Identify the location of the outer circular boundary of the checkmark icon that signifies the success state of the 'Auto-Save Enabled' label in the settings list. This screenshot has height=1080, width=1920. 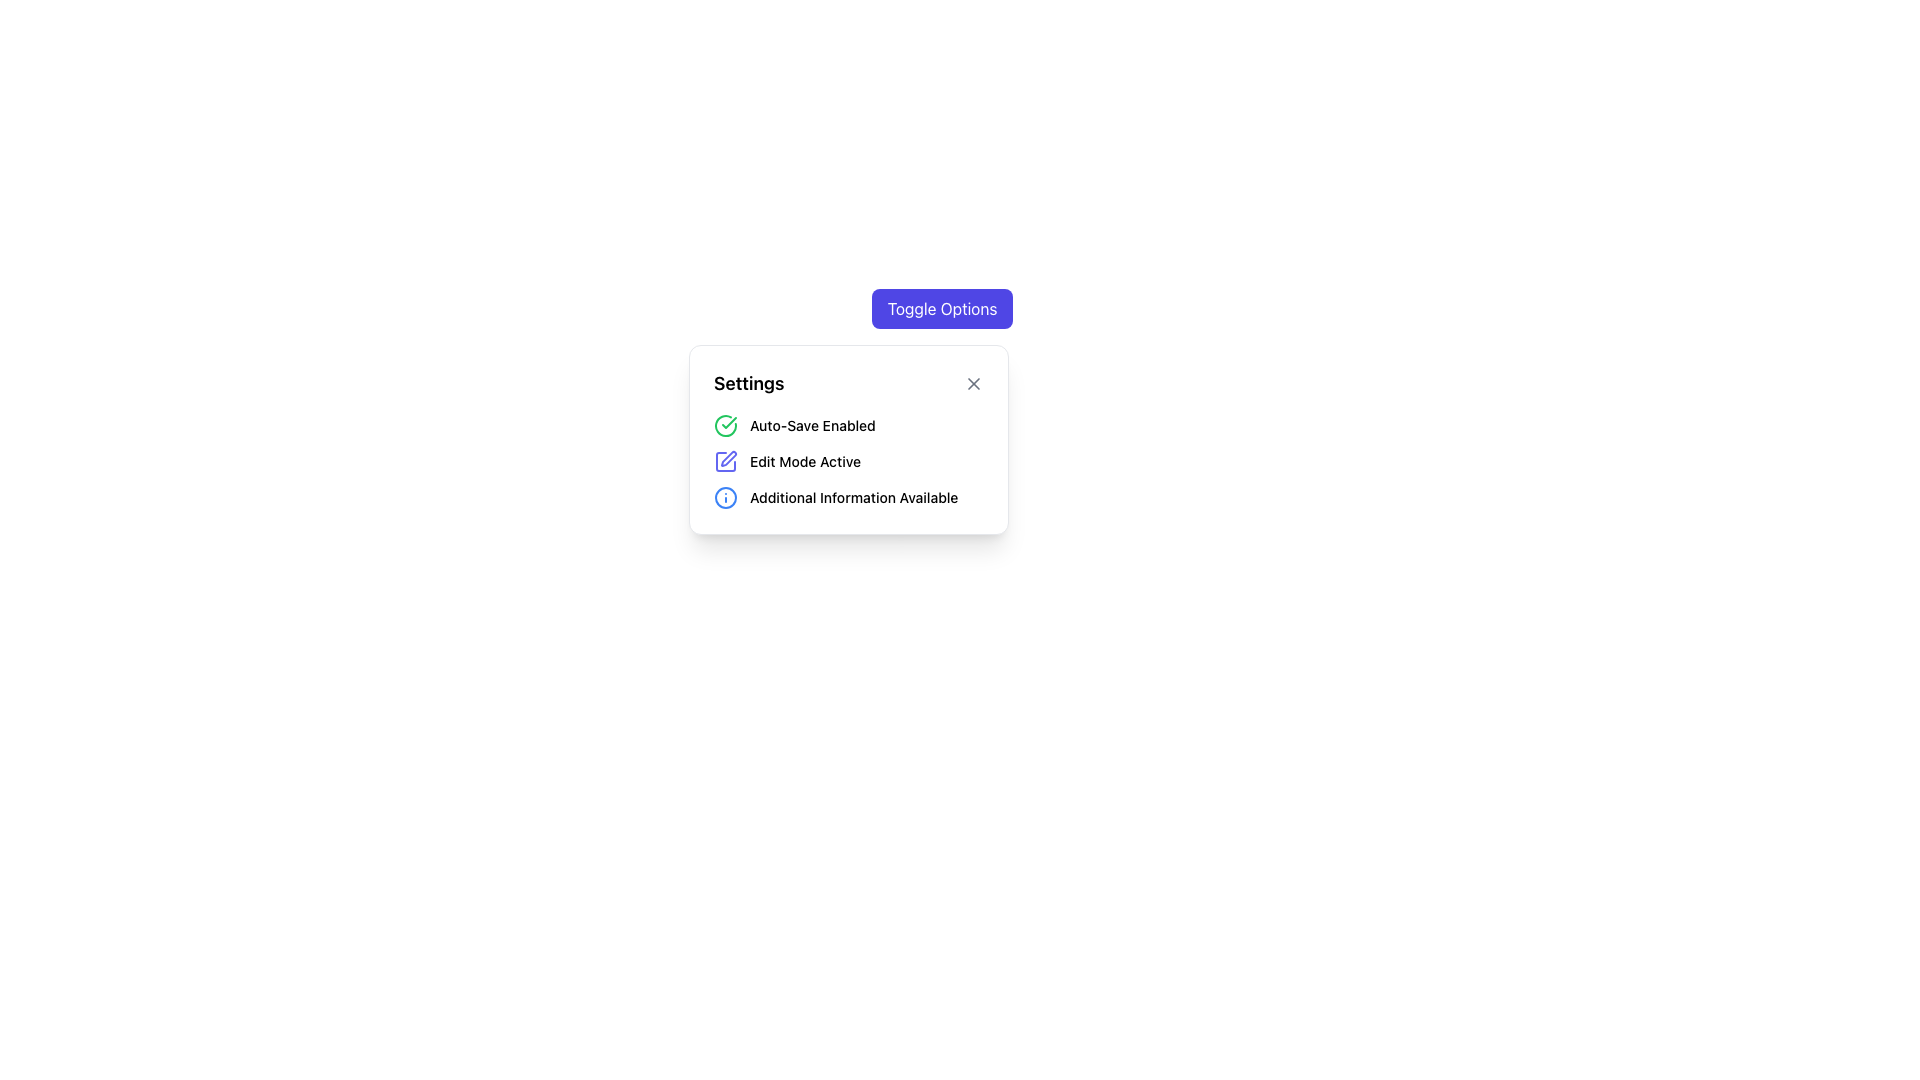
(724, 424).